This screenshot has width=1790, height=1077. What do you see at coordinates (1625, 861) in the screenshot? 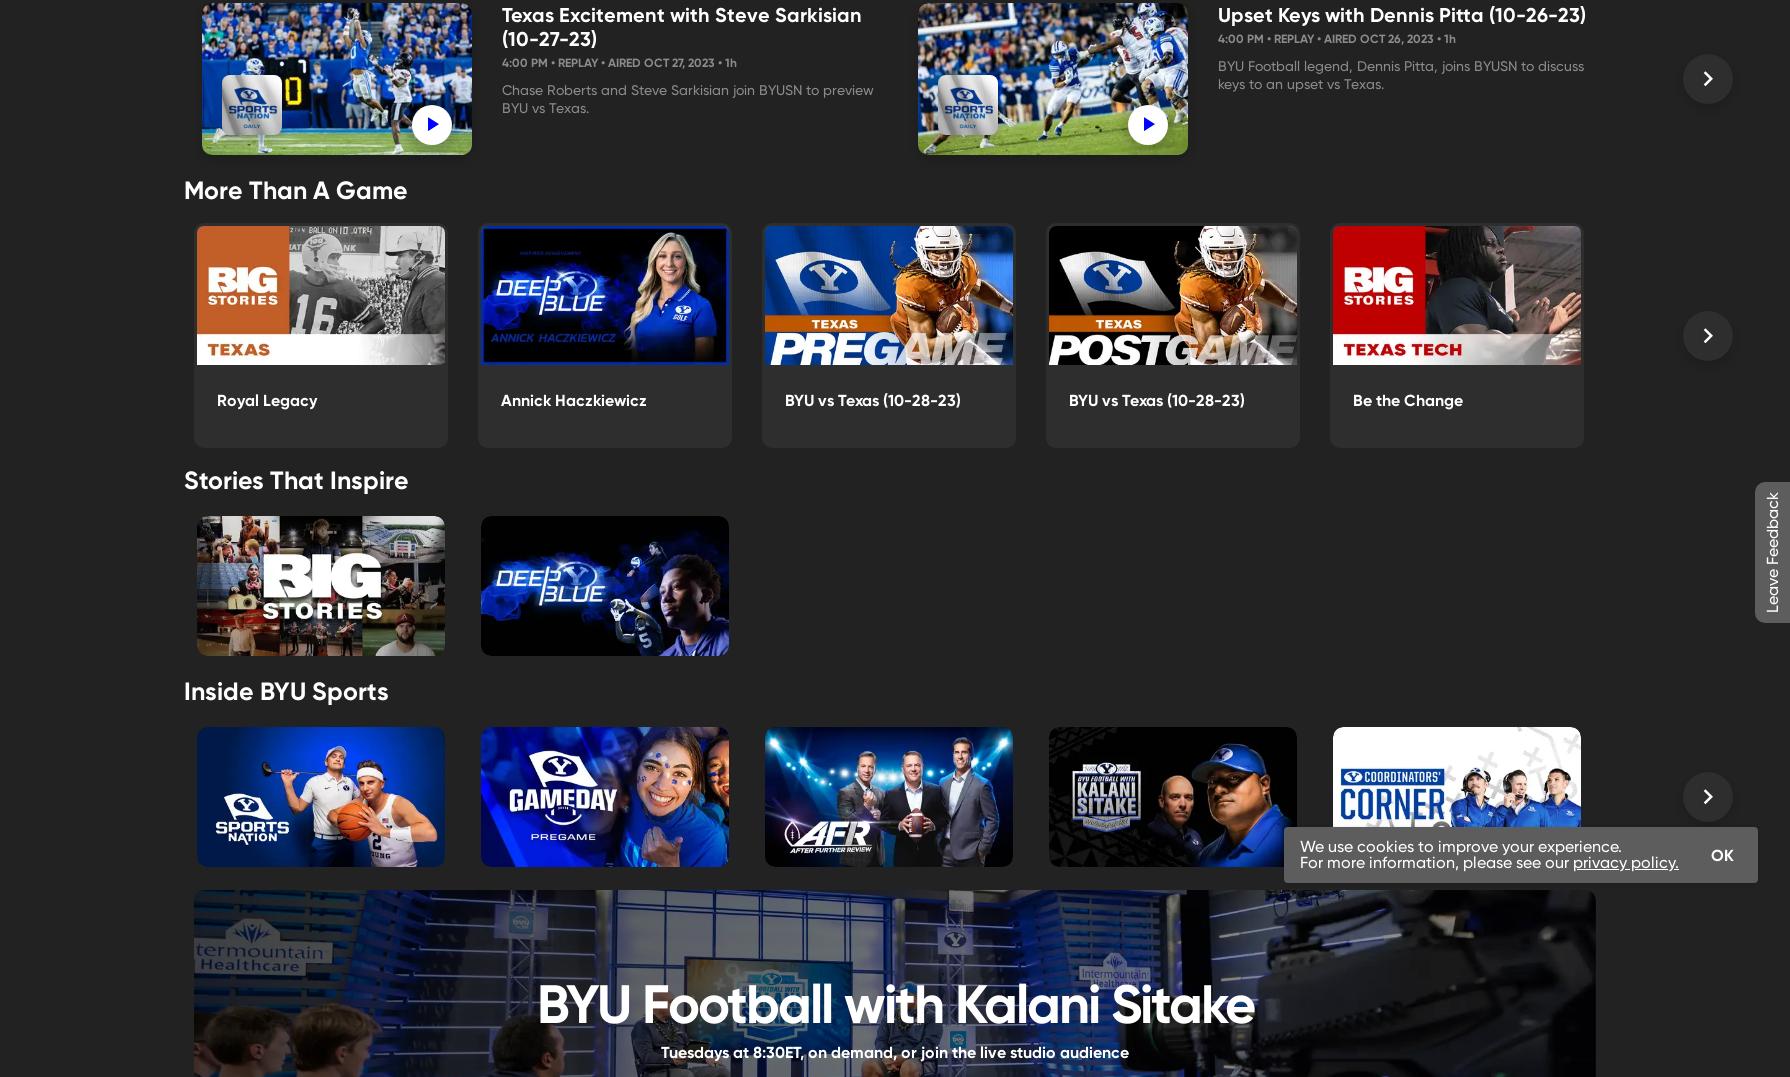
I see `'privacy policy.'` at bounding box center [1625, 861].